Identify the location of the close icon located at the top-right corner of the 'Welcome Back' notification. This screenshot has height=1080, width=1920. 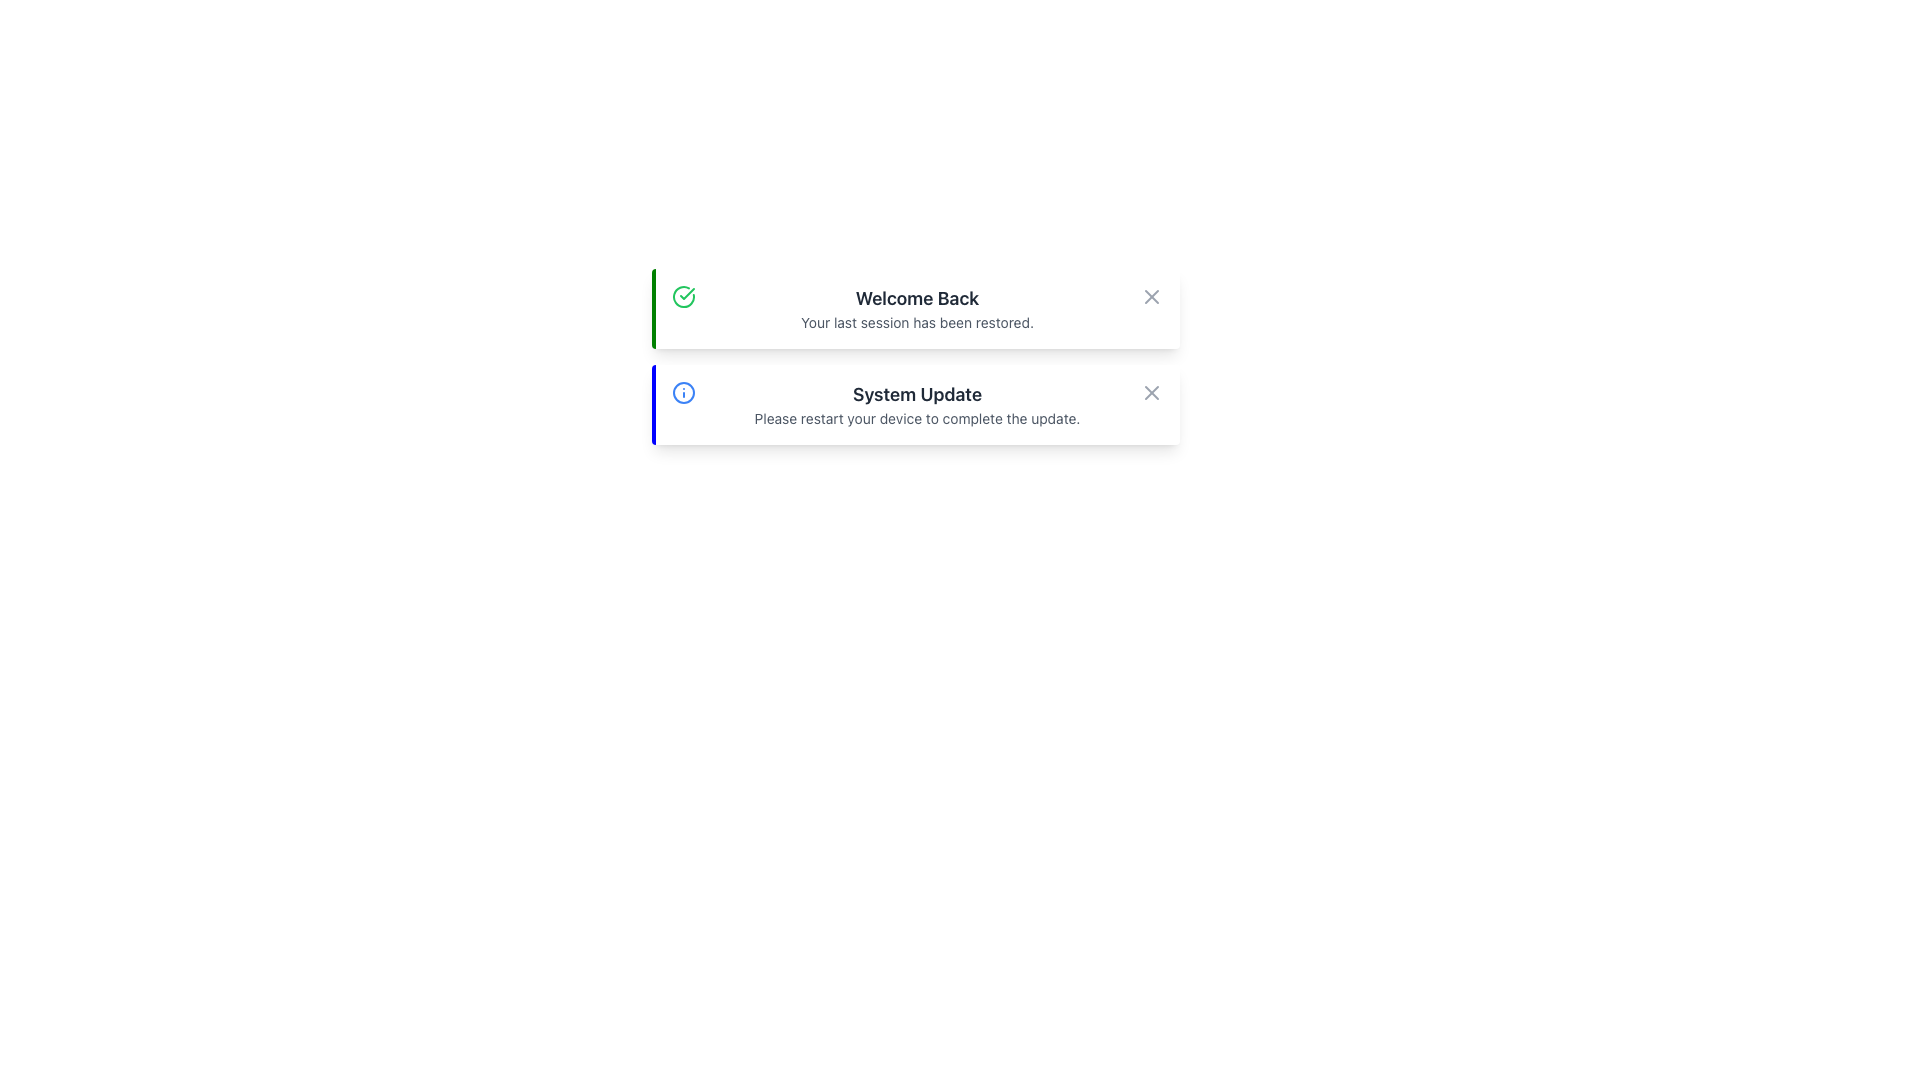
(1151, 297).